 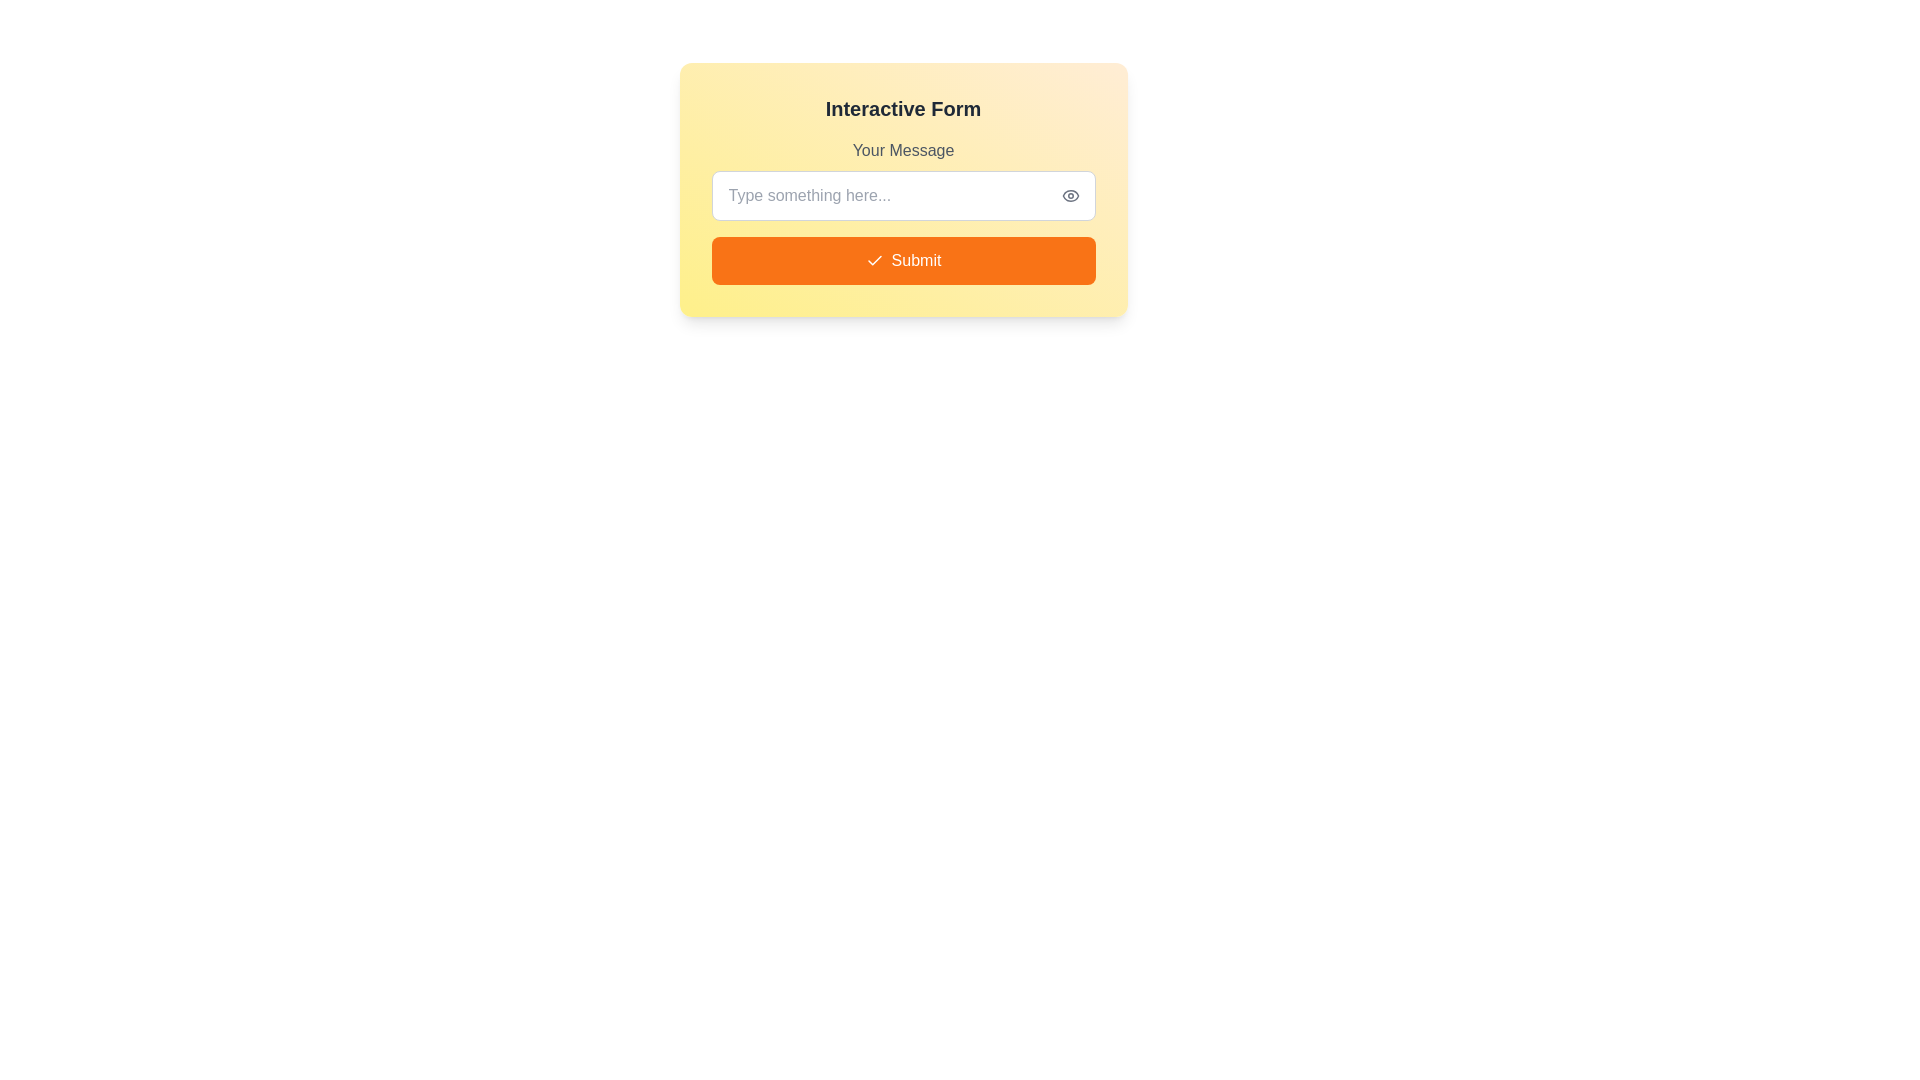 What do you see at coordinates (902, 180) in the screenshot?
I see `the text input field located below the 'Interactive Form' header and above the 'Submit' button to focus it` at bounding box center [902, 180].